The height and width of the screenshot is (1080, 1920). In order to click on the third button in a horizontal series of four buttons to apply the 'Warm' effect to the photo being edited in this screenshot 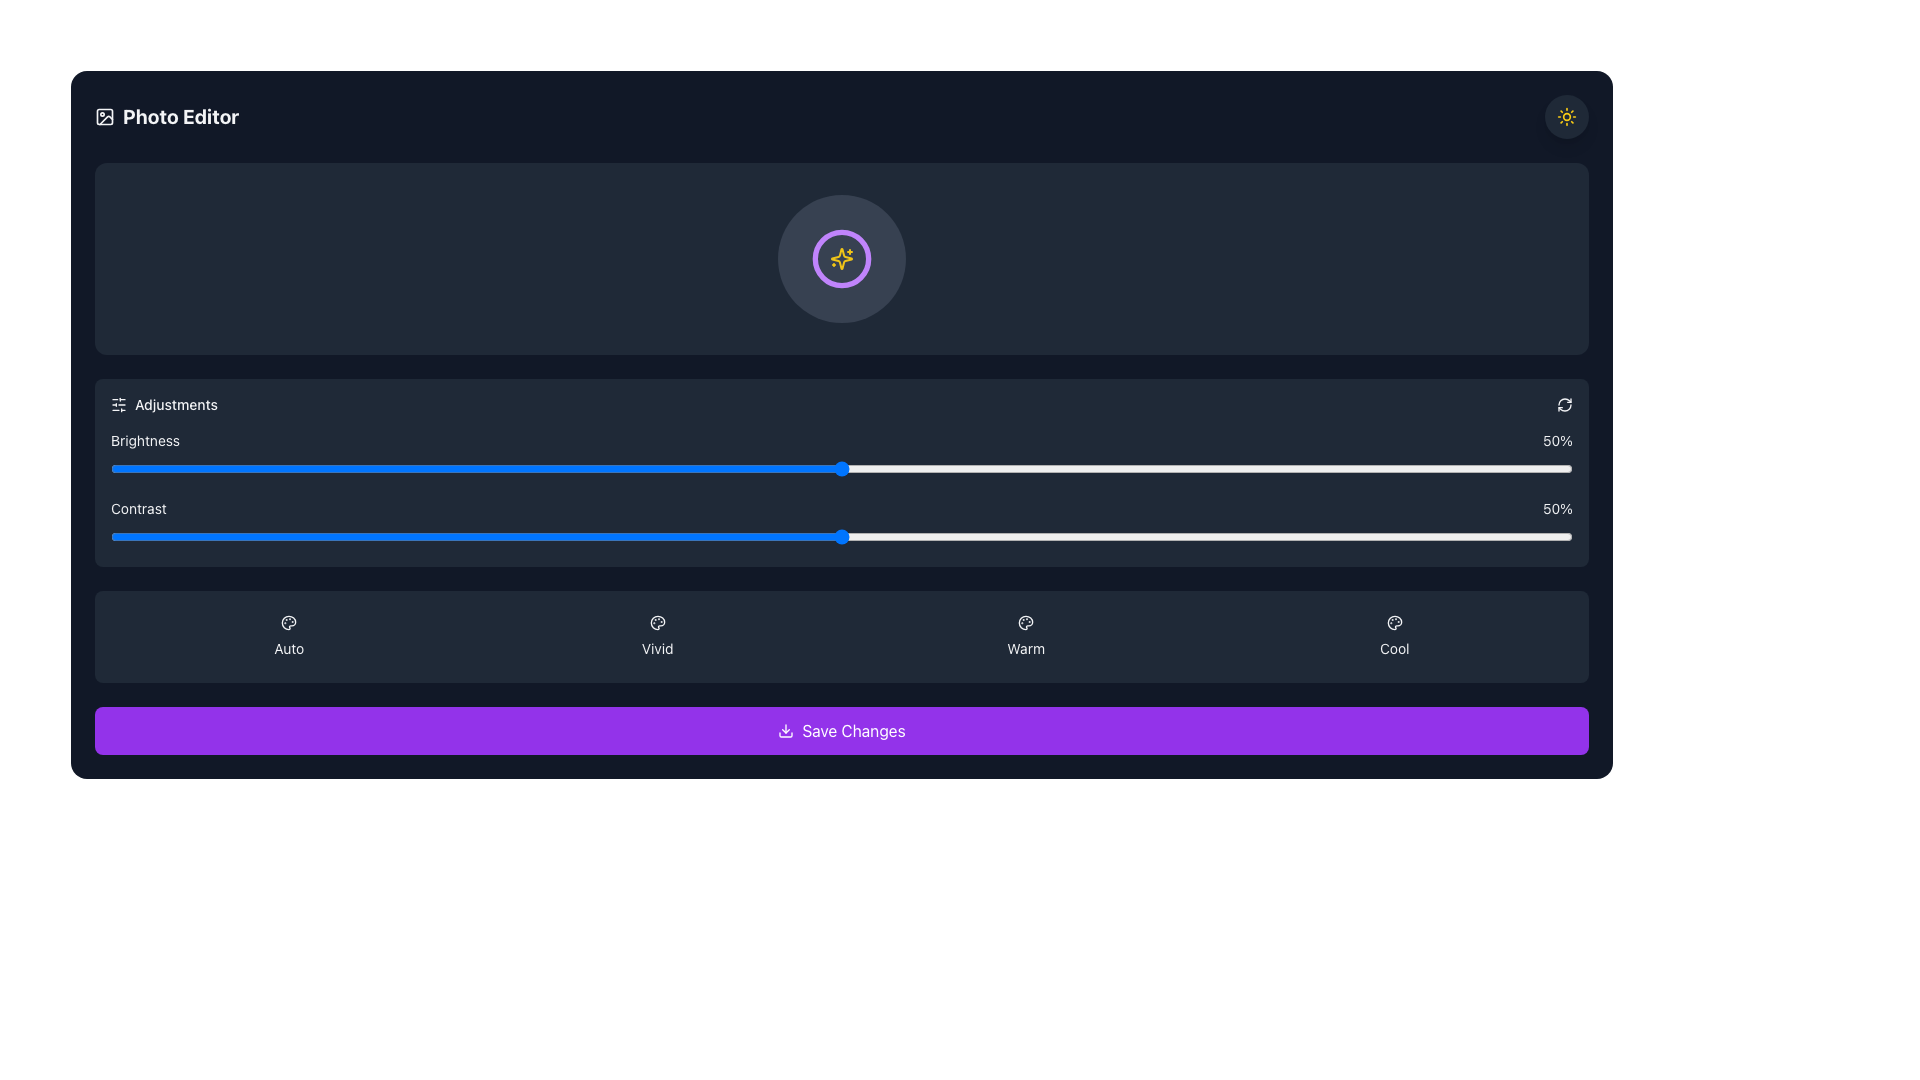, I will do `click(1026, 636)`.